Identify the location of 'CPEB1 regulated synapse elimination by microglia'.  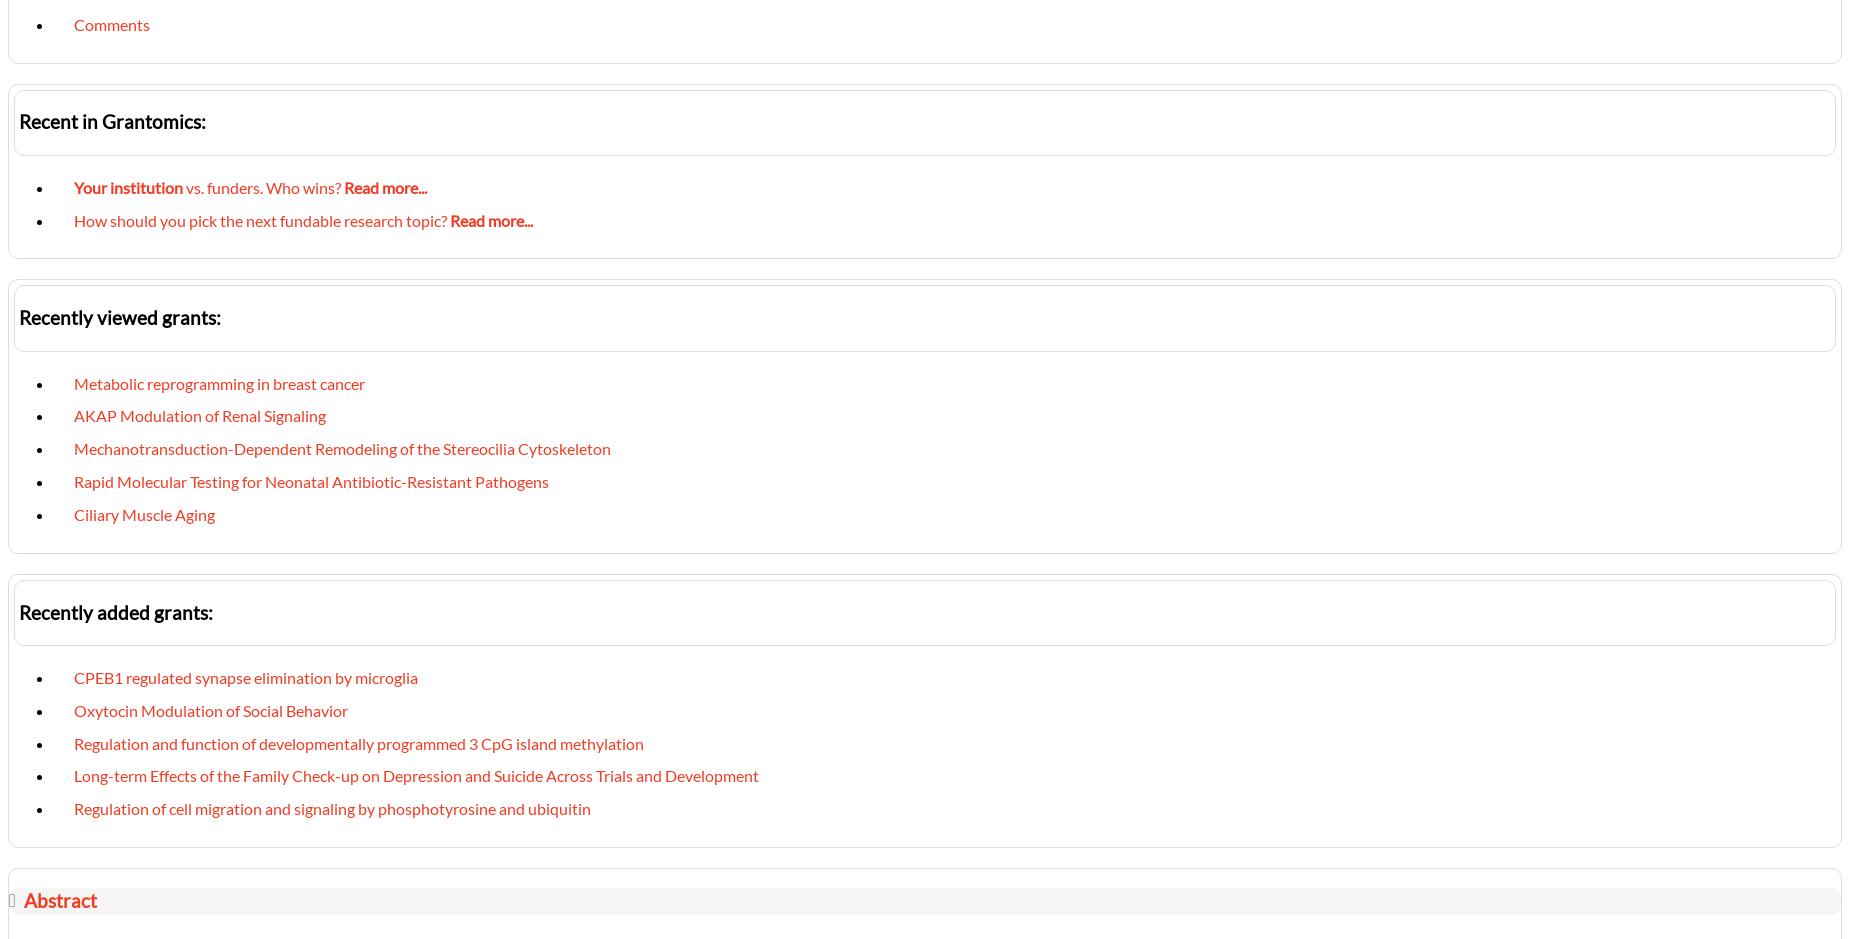
(245, 676).